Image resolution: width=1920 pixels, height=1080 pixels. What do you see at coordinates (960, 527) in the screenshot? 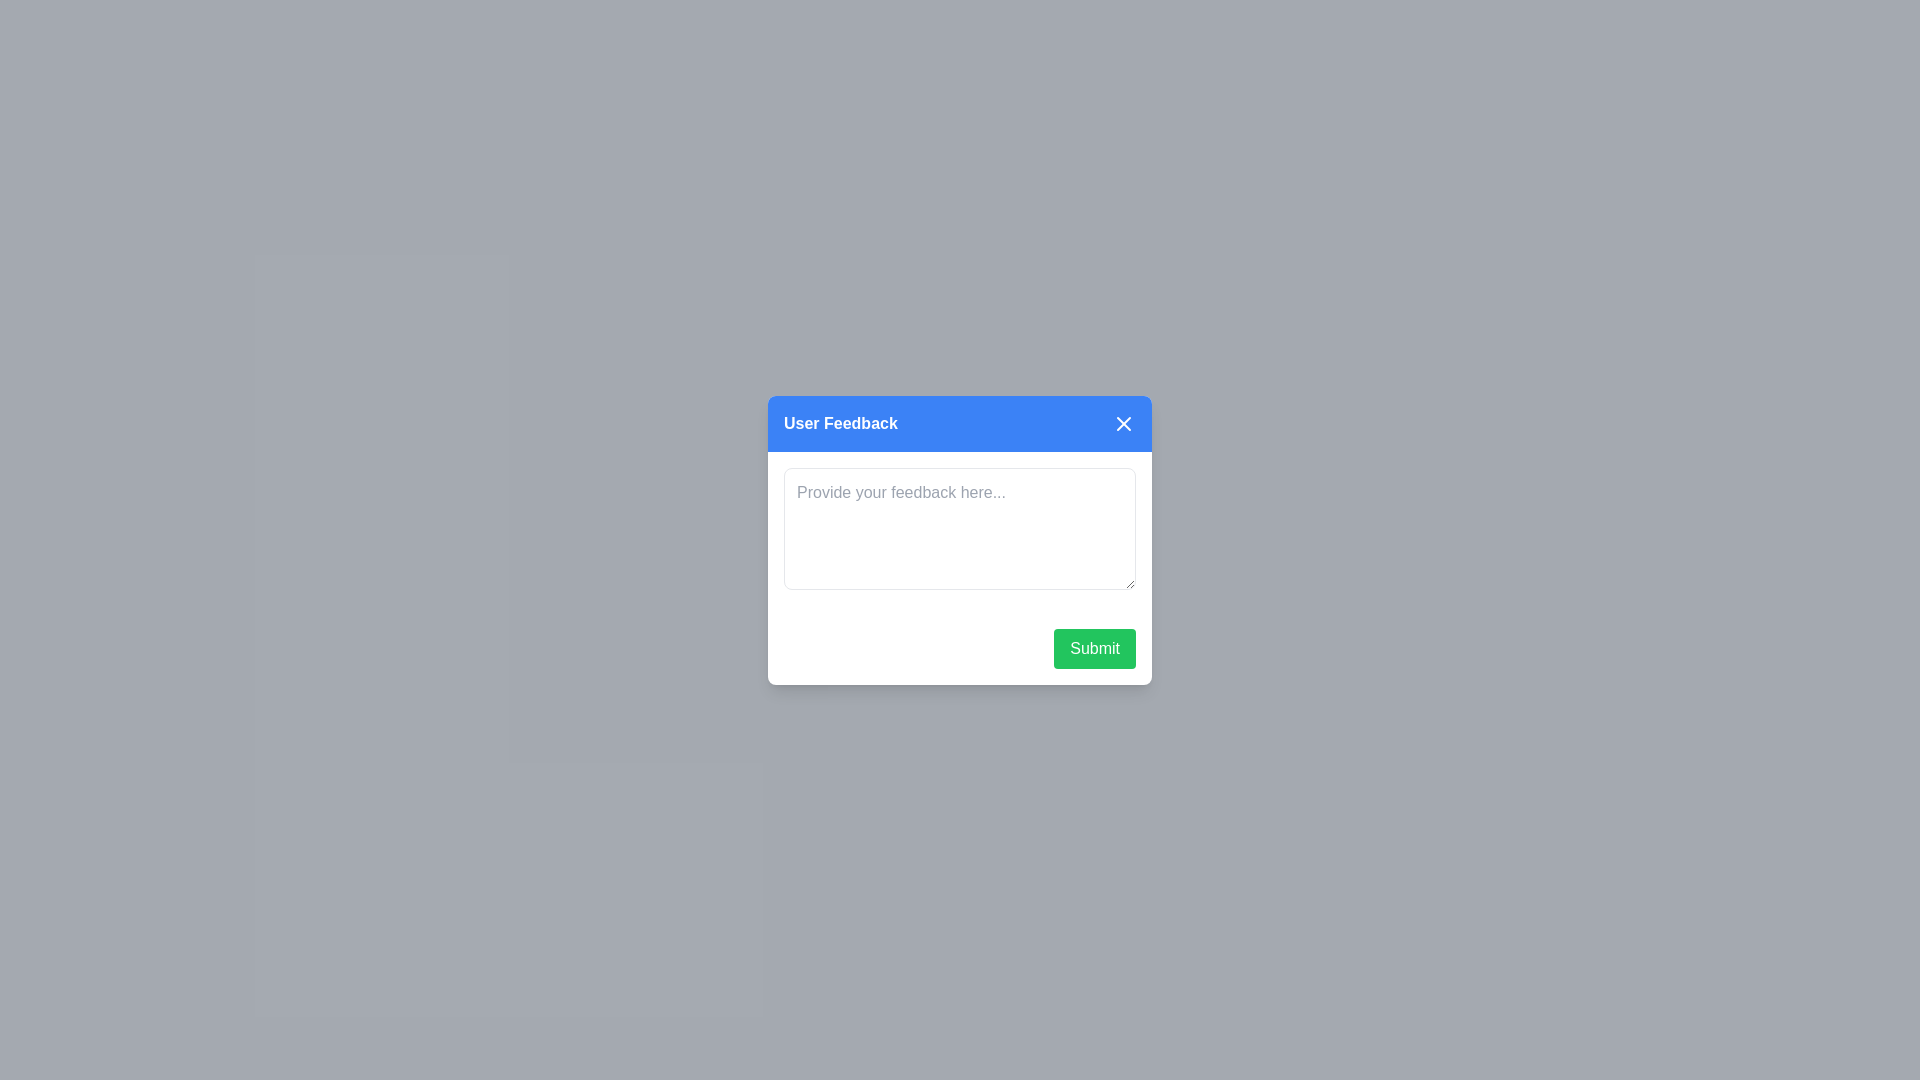
I see `the feedback input box and type the text 'This is a test feedback'` at bounding box center [960, 527].